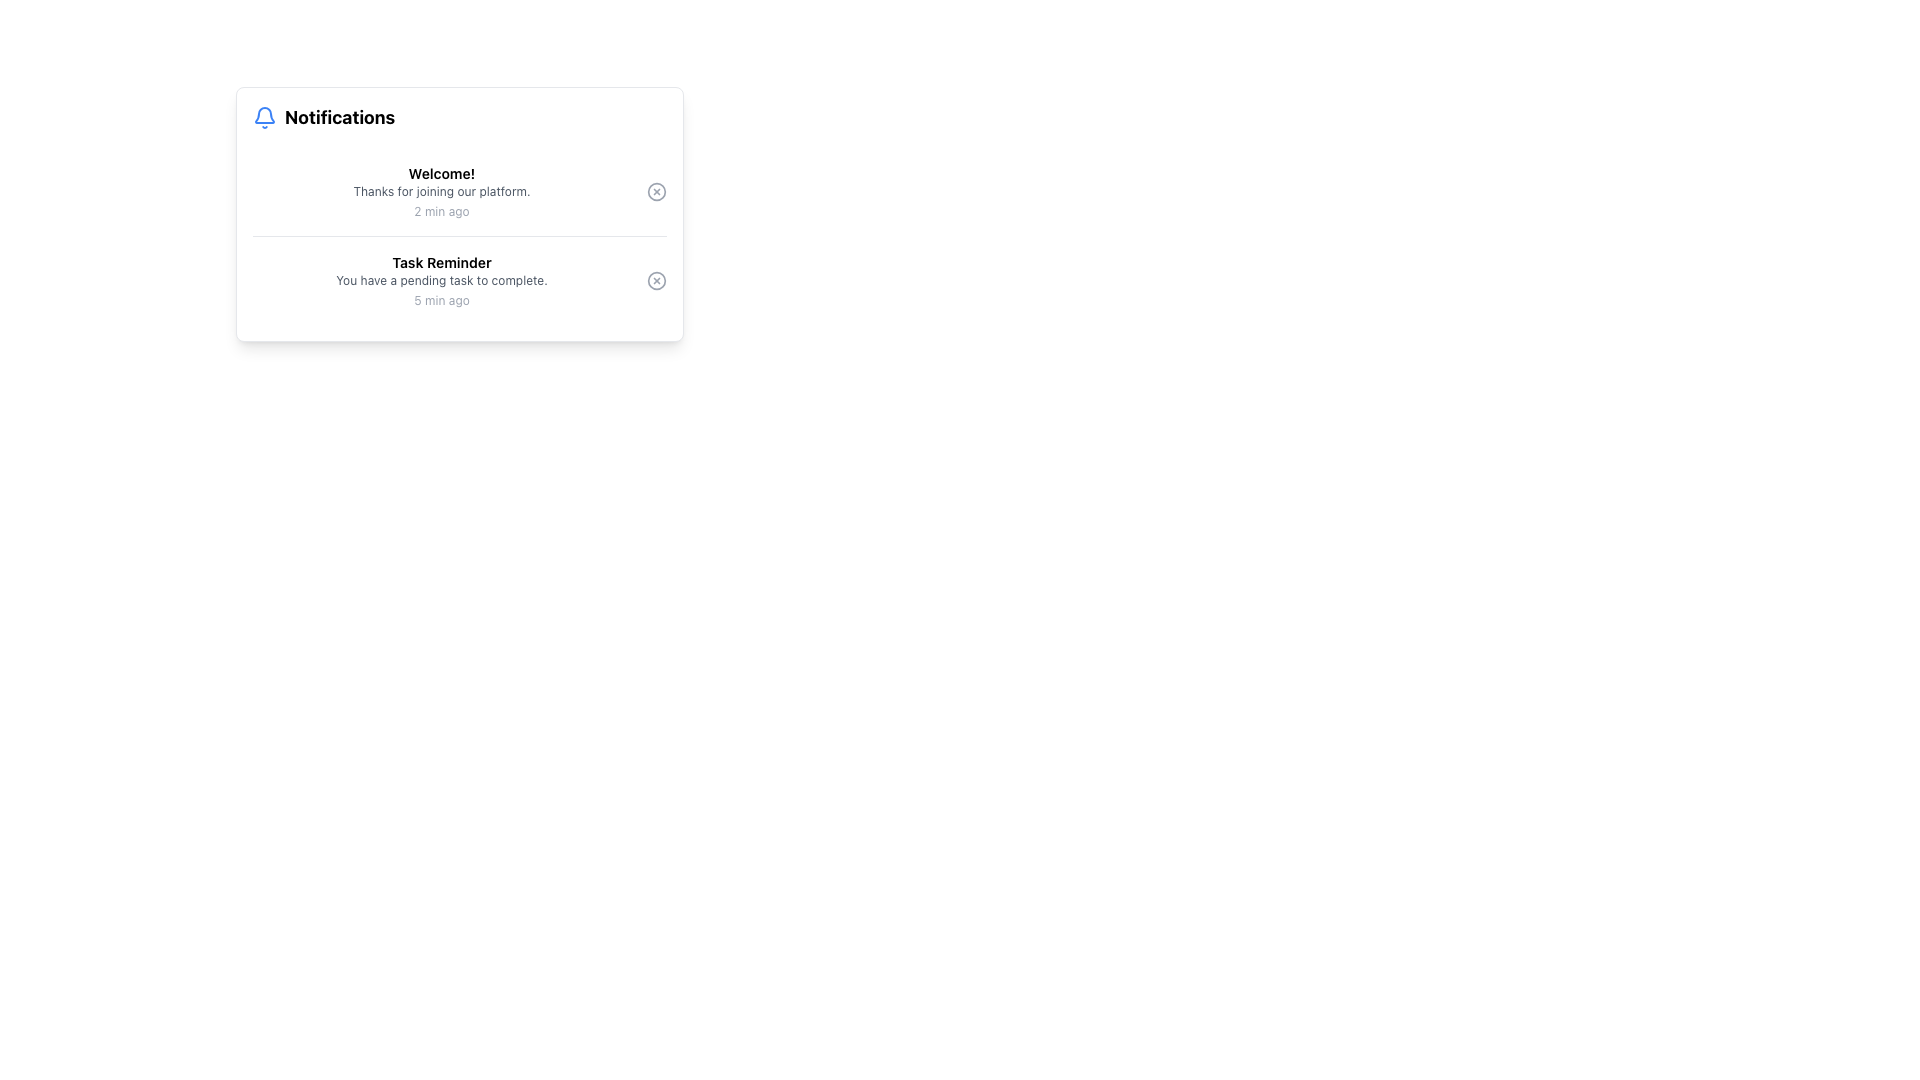 The width and height of the screenshot is (1920, 1080). What do you see at coordinates (440, 300) in the screenshot?
I see `timestamp displayed as '5 min ago' located within the notification card under the subtitle 'Task Reminder'` at bounding box center [440, 300].